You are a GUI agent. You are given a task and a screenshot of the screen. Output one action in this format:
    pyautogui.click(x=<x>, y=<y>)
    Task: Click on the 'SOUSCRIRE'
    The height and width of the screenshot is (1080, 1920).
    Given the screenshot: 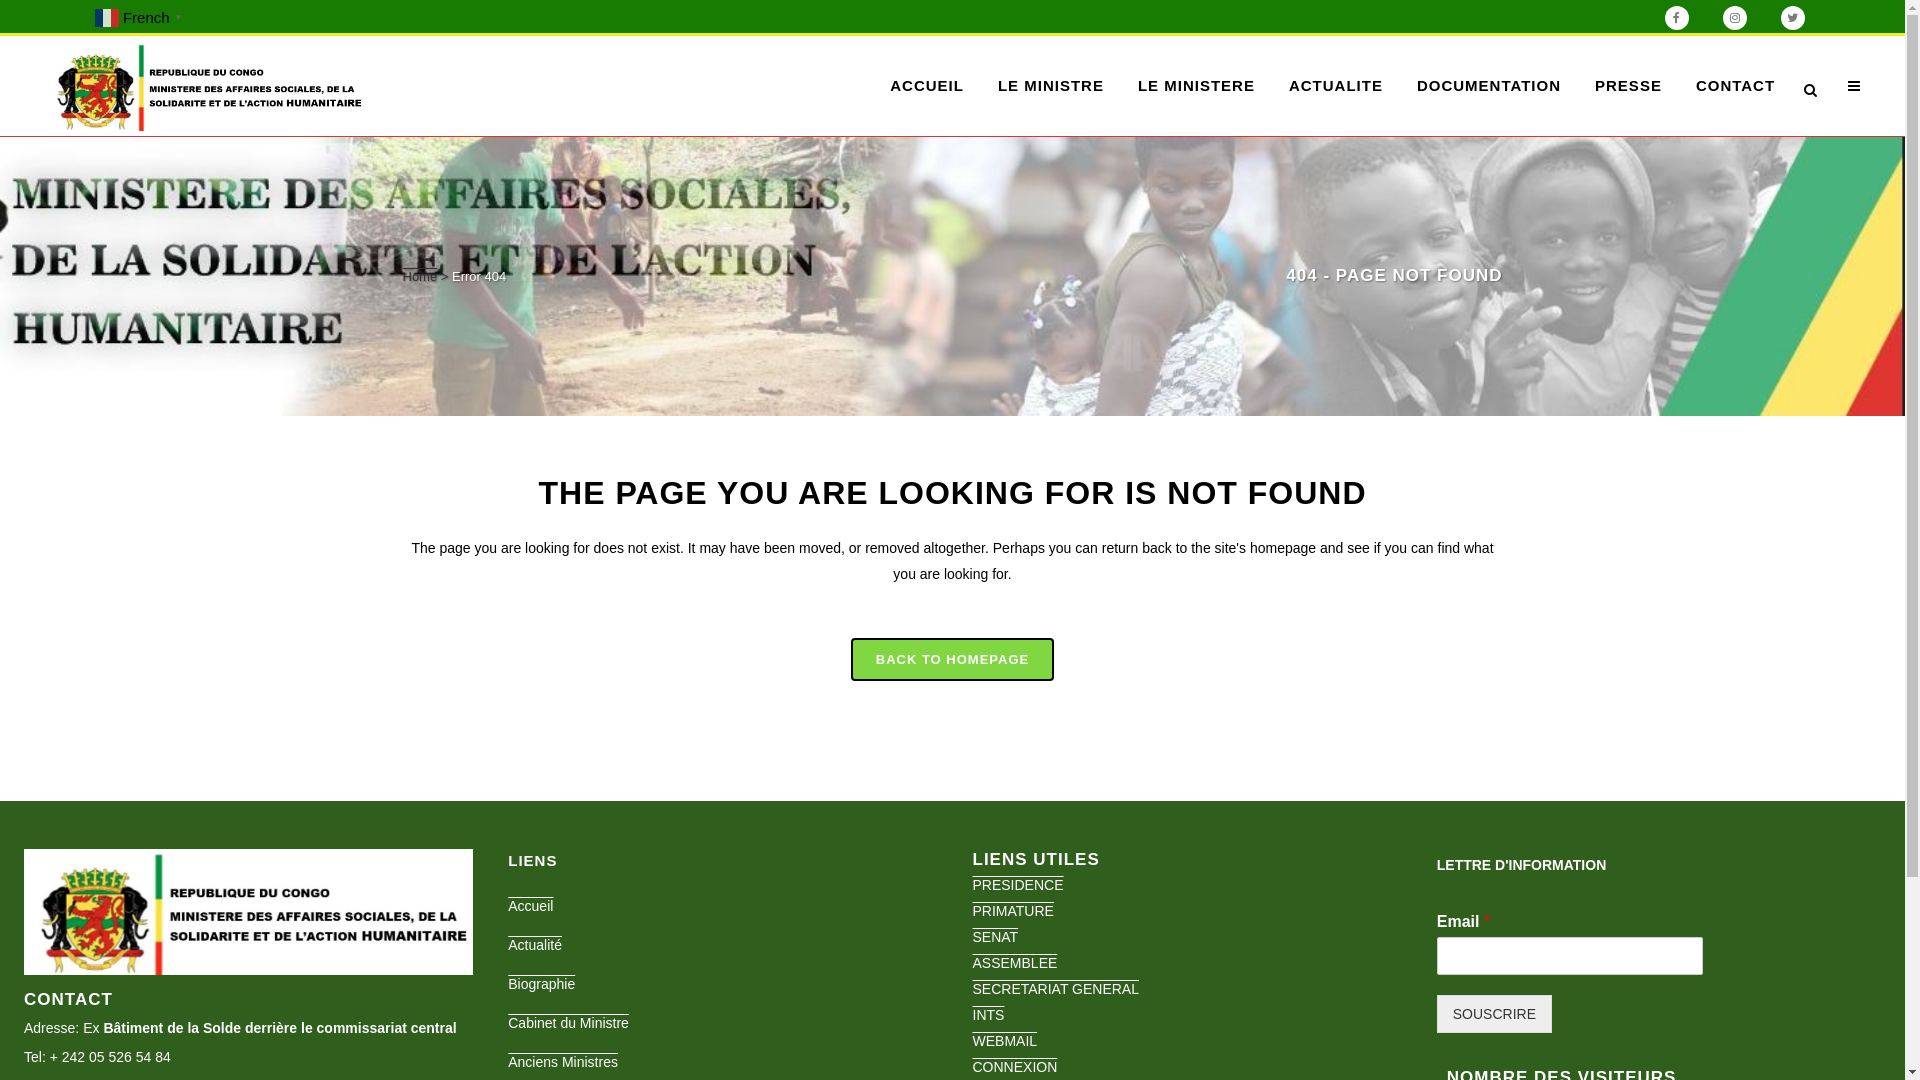 What is the action you would take?
    pyautogui.click(x=1494, y=1014)
    